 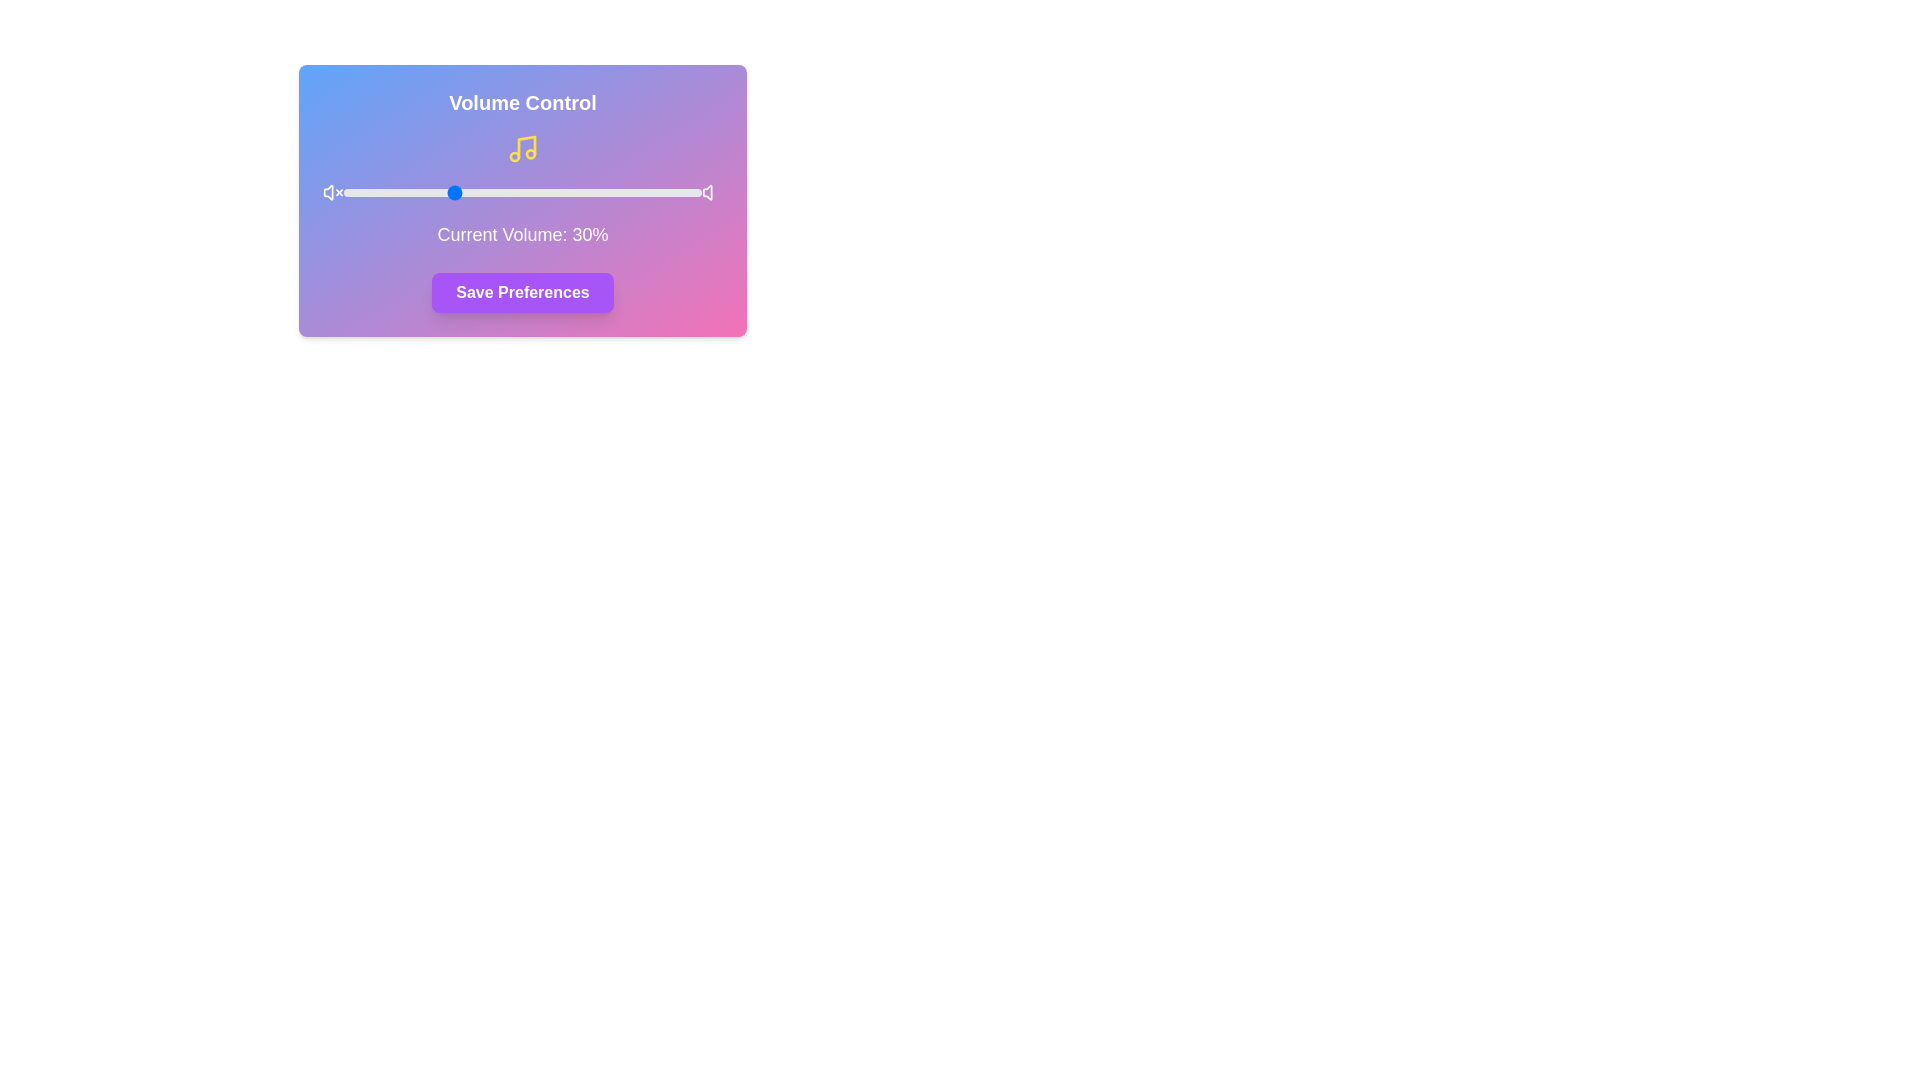 What do you see at coordinates (668, 192) in the screenshot?
I see `the volume slider to set it to 91%` at bounding box center [668, 192].